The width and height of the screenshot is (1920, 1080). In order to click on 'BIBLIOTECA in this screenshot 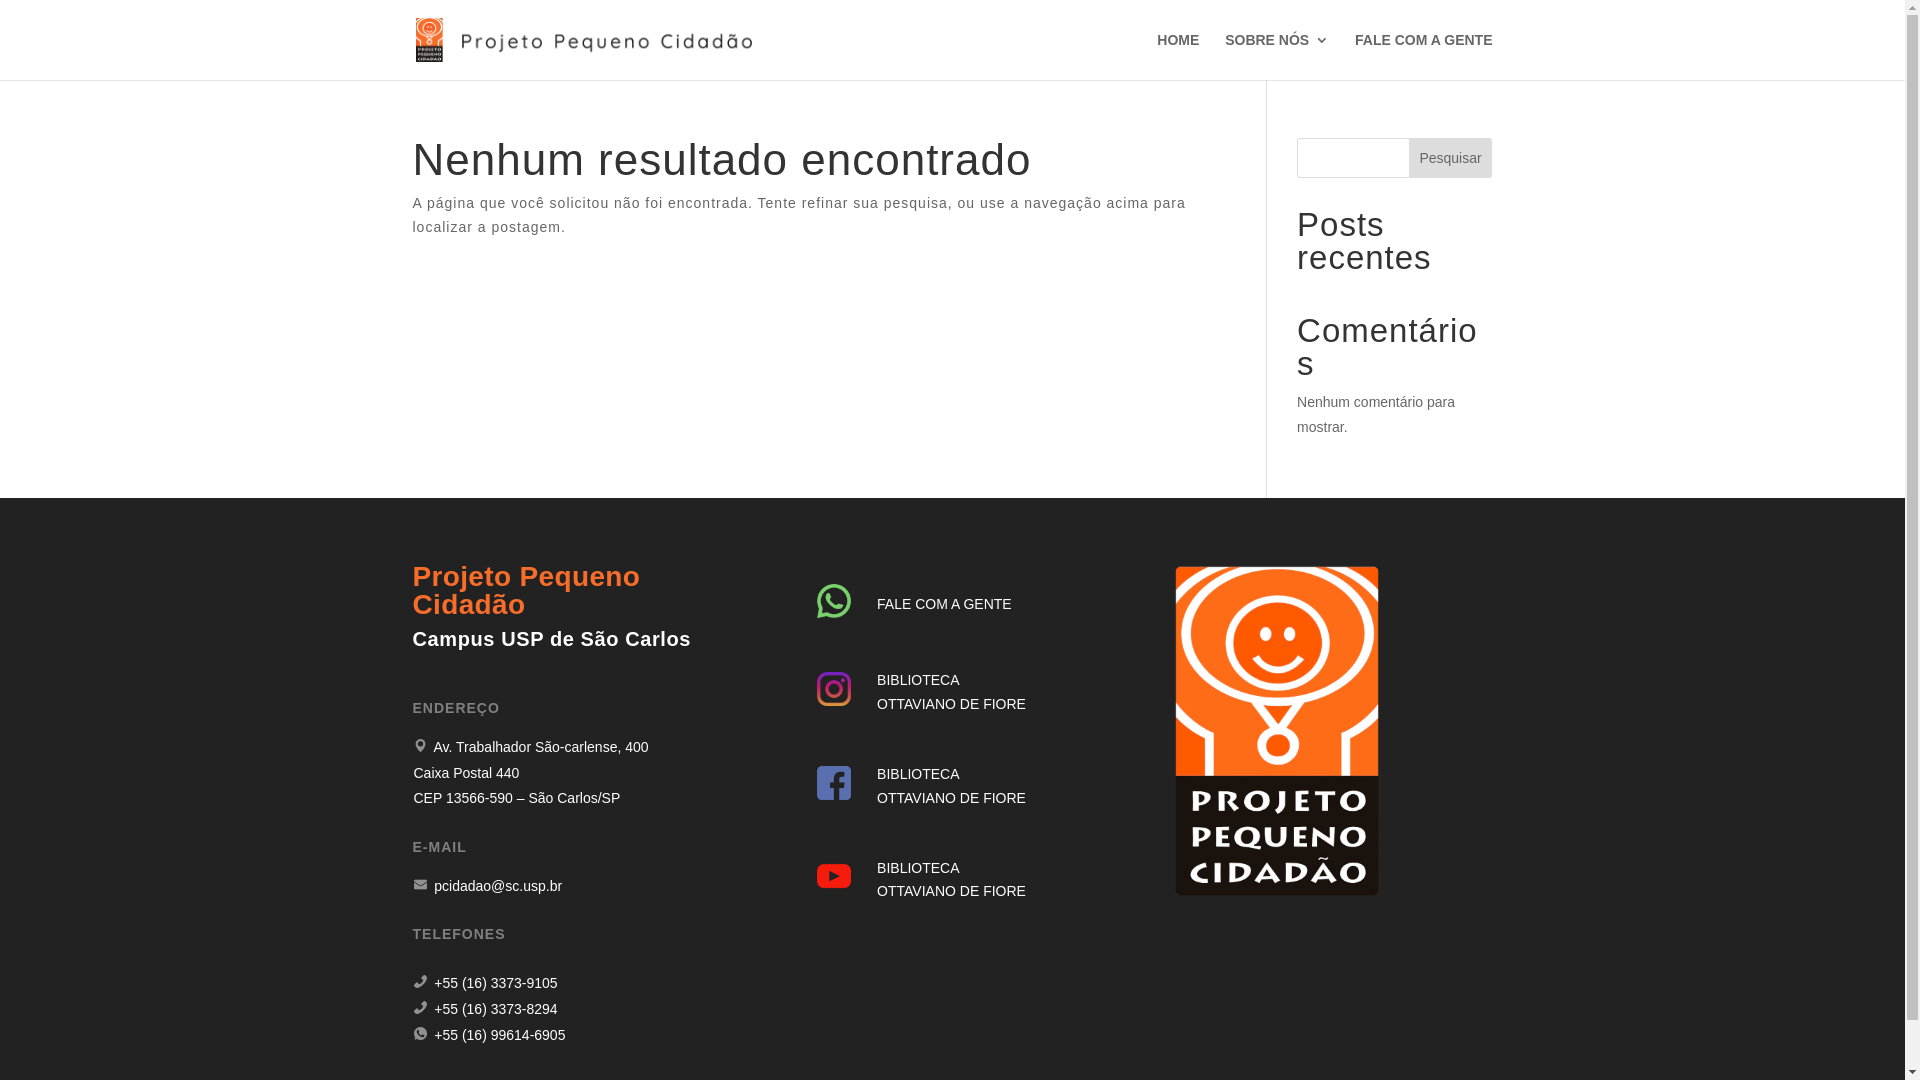, I will do `click(877, 785)`.